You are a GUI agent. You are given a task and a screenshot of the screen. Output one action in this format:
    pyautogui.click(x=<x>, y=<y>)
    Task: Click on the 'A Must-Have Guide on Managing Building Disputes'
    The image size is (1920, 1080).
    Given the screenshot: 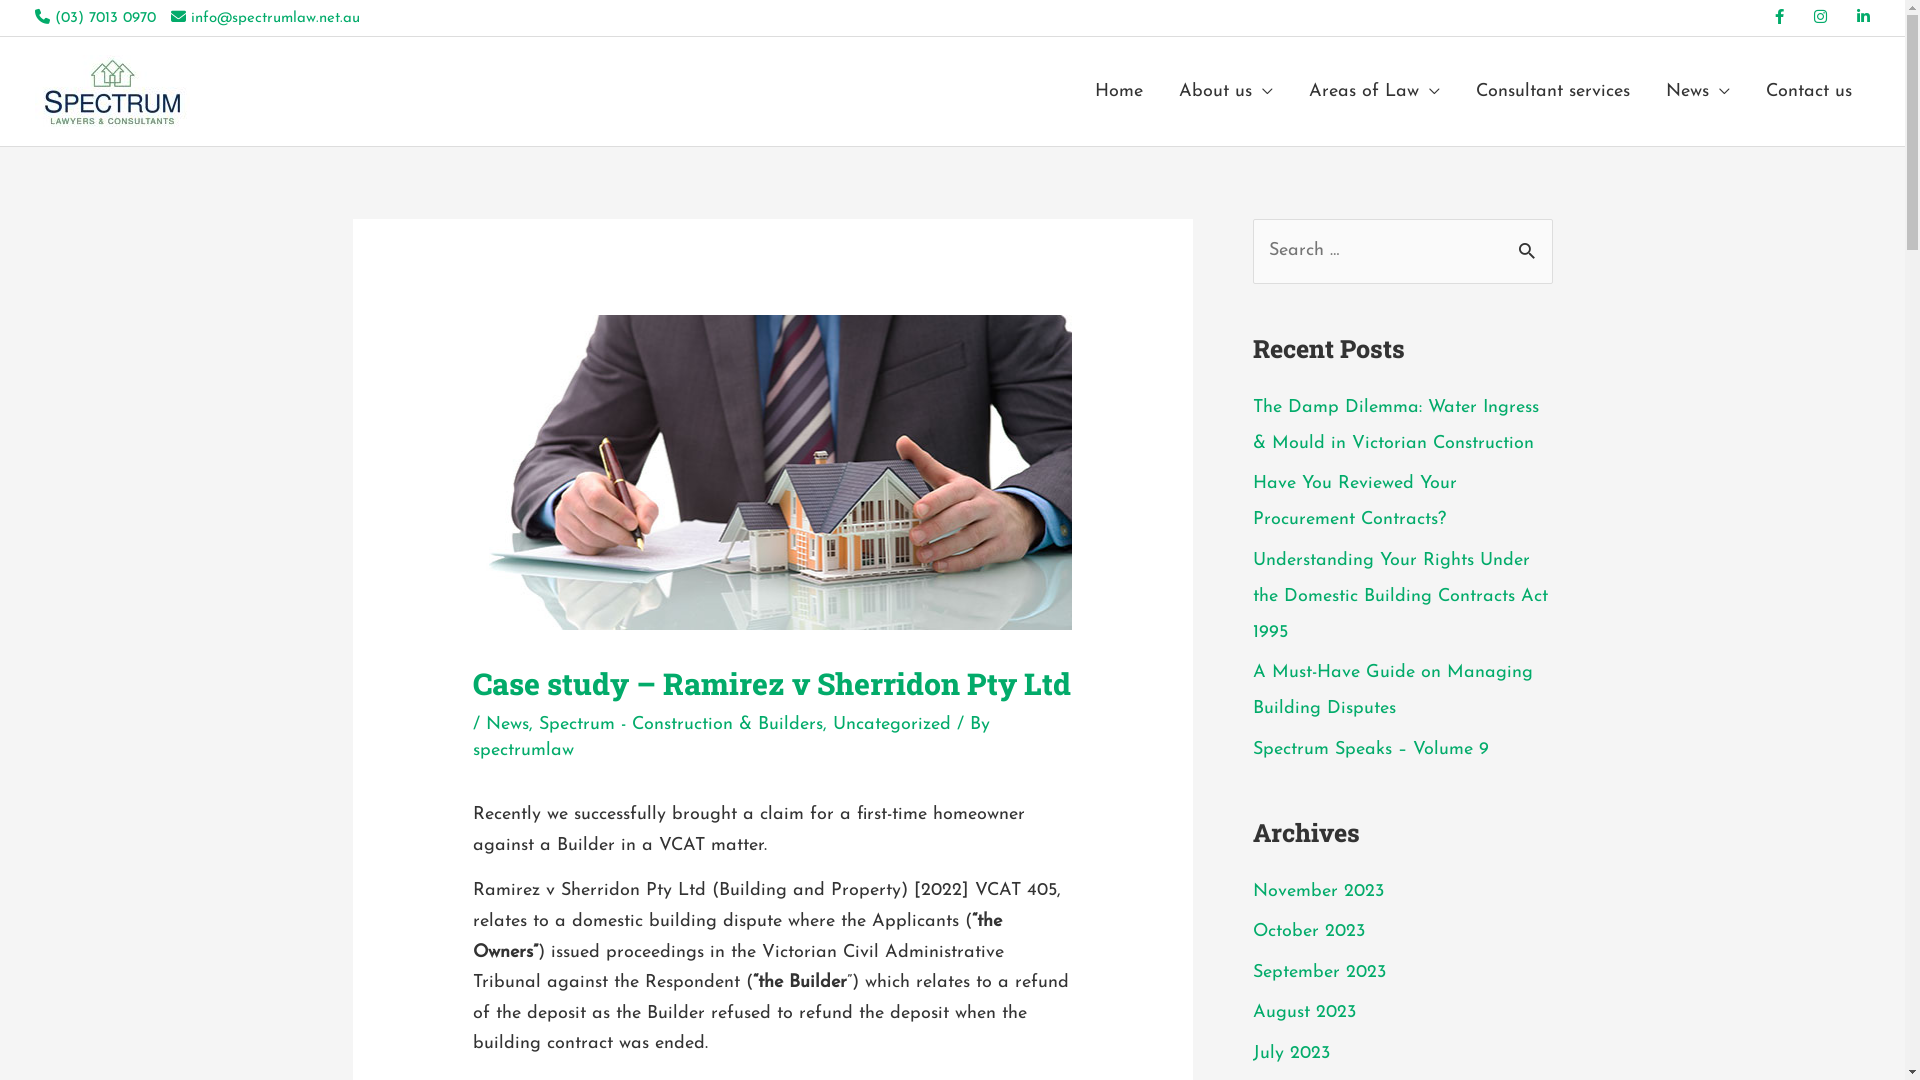 What is the action you would take?
    pyautogui.click(x=1391, y=689)
    